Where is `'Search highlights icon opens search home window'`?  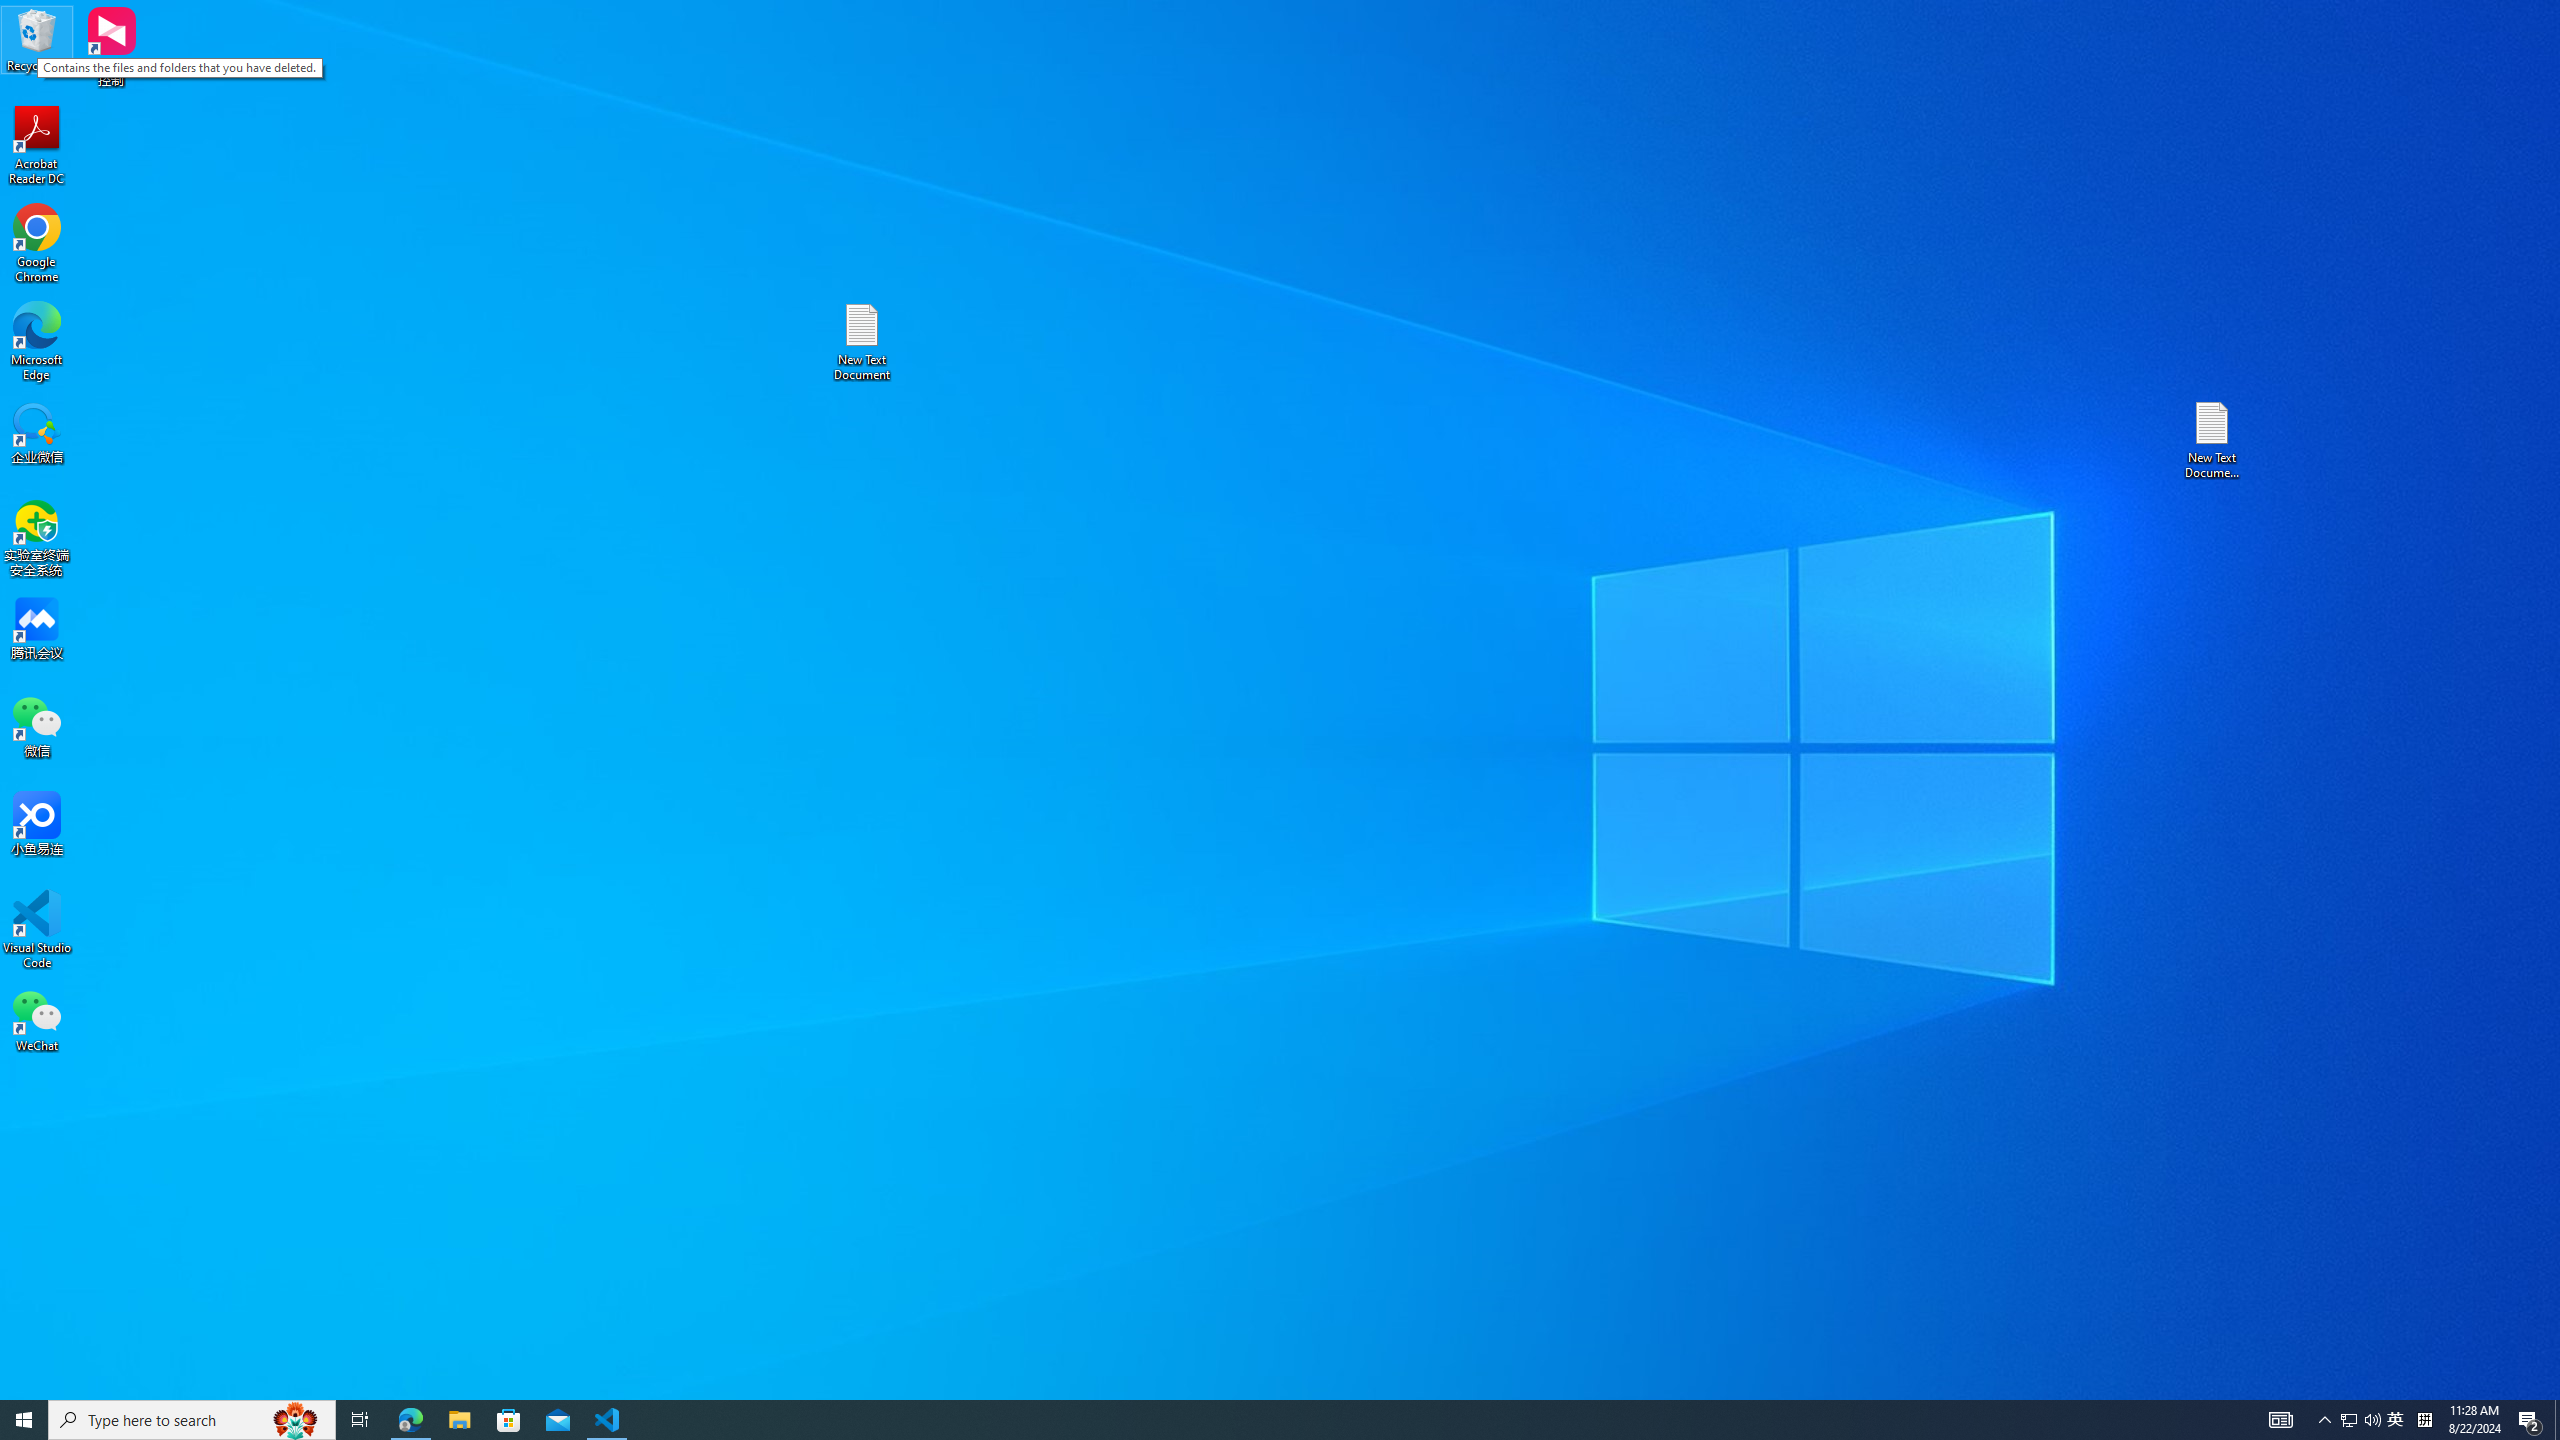
'Search highlights icon opens search home window' is located at coordinates (294, 1418).